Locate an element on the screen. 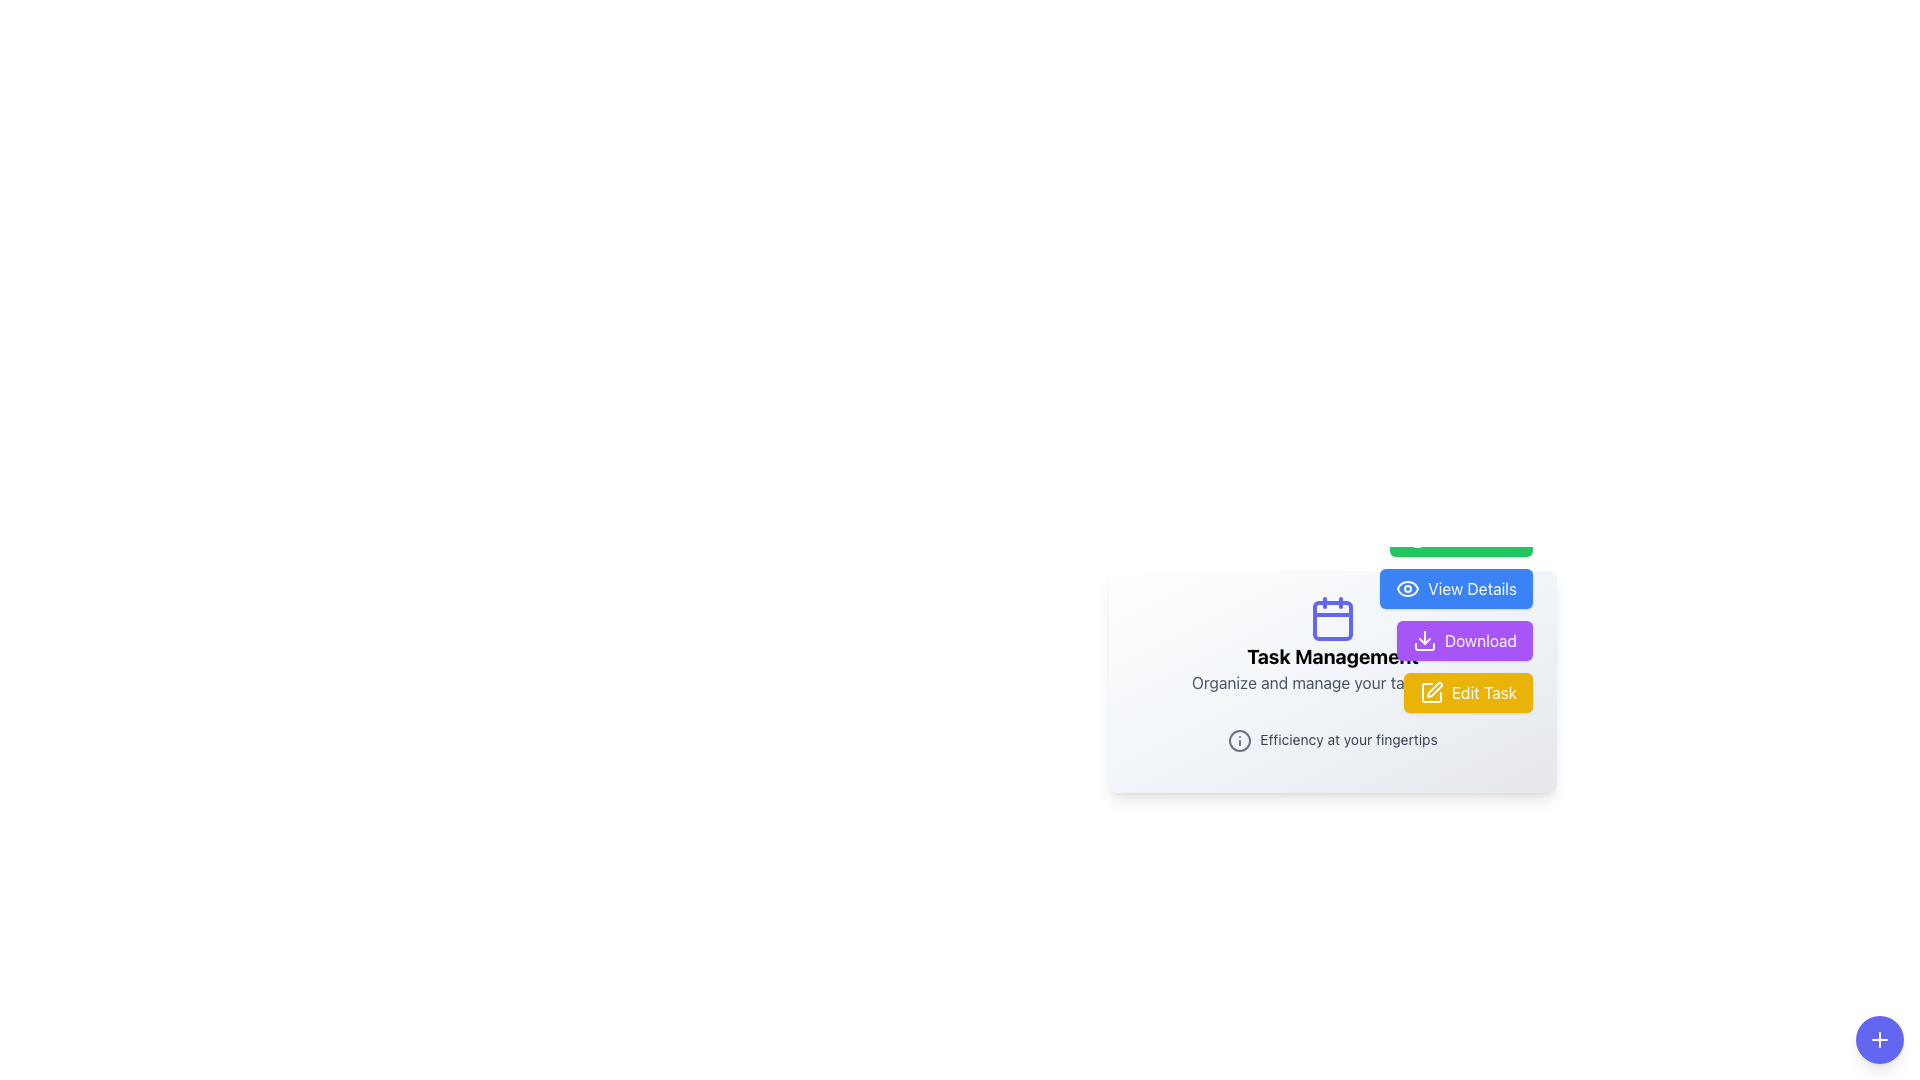 This screenshot has width=1920, height=1080. the circular gray information icon next to the text label 'Efficiency at your fingertips' is located at coordinates (1333, 739).